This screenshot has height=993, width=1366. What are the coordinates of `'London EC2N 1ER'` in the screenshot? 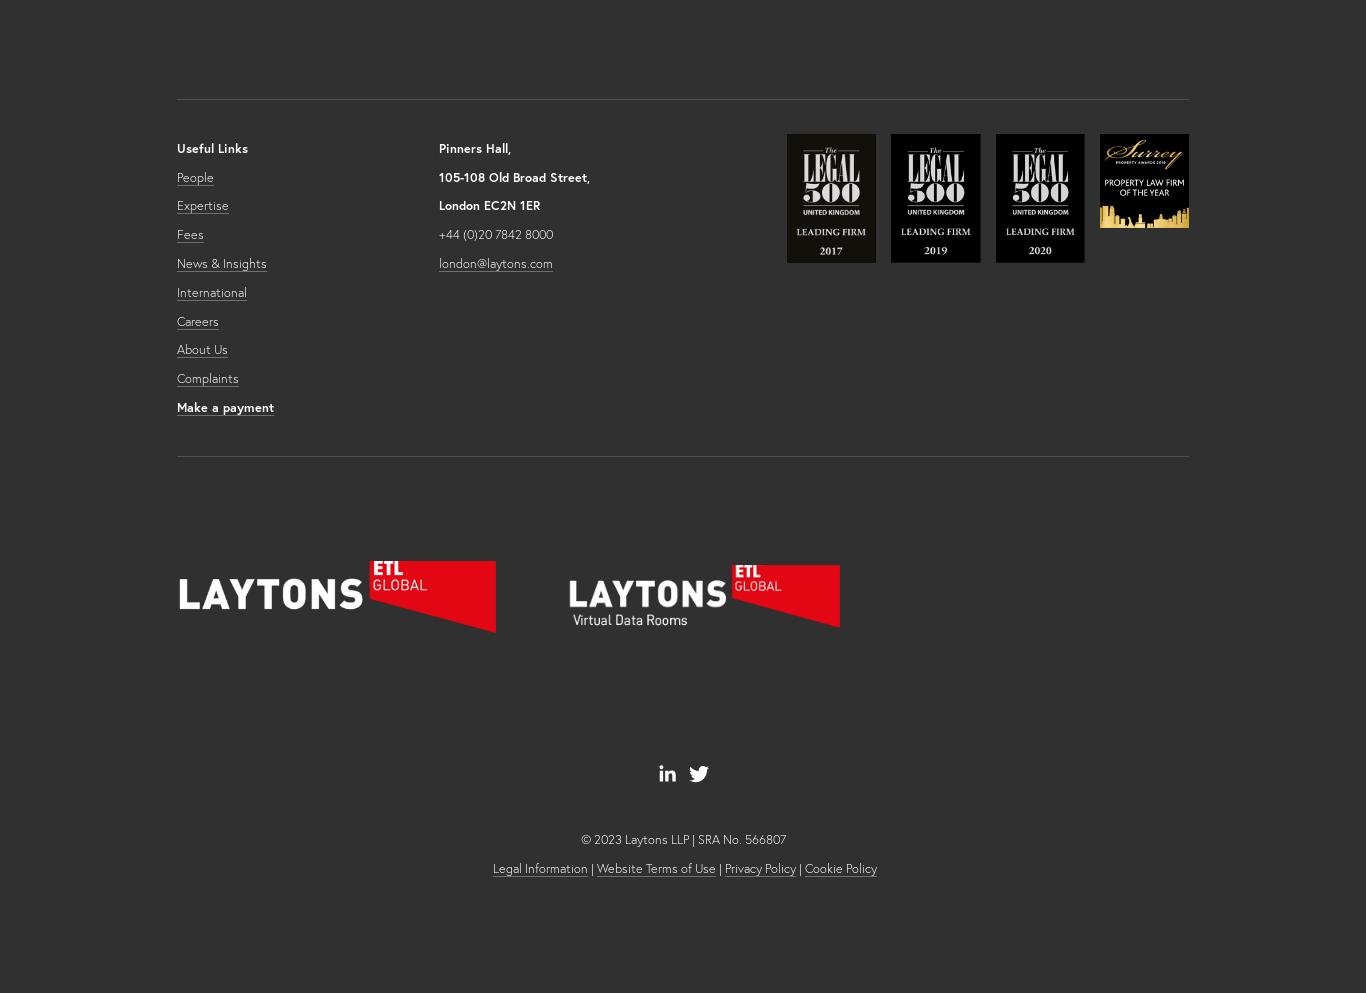 It's located at (488, 204).